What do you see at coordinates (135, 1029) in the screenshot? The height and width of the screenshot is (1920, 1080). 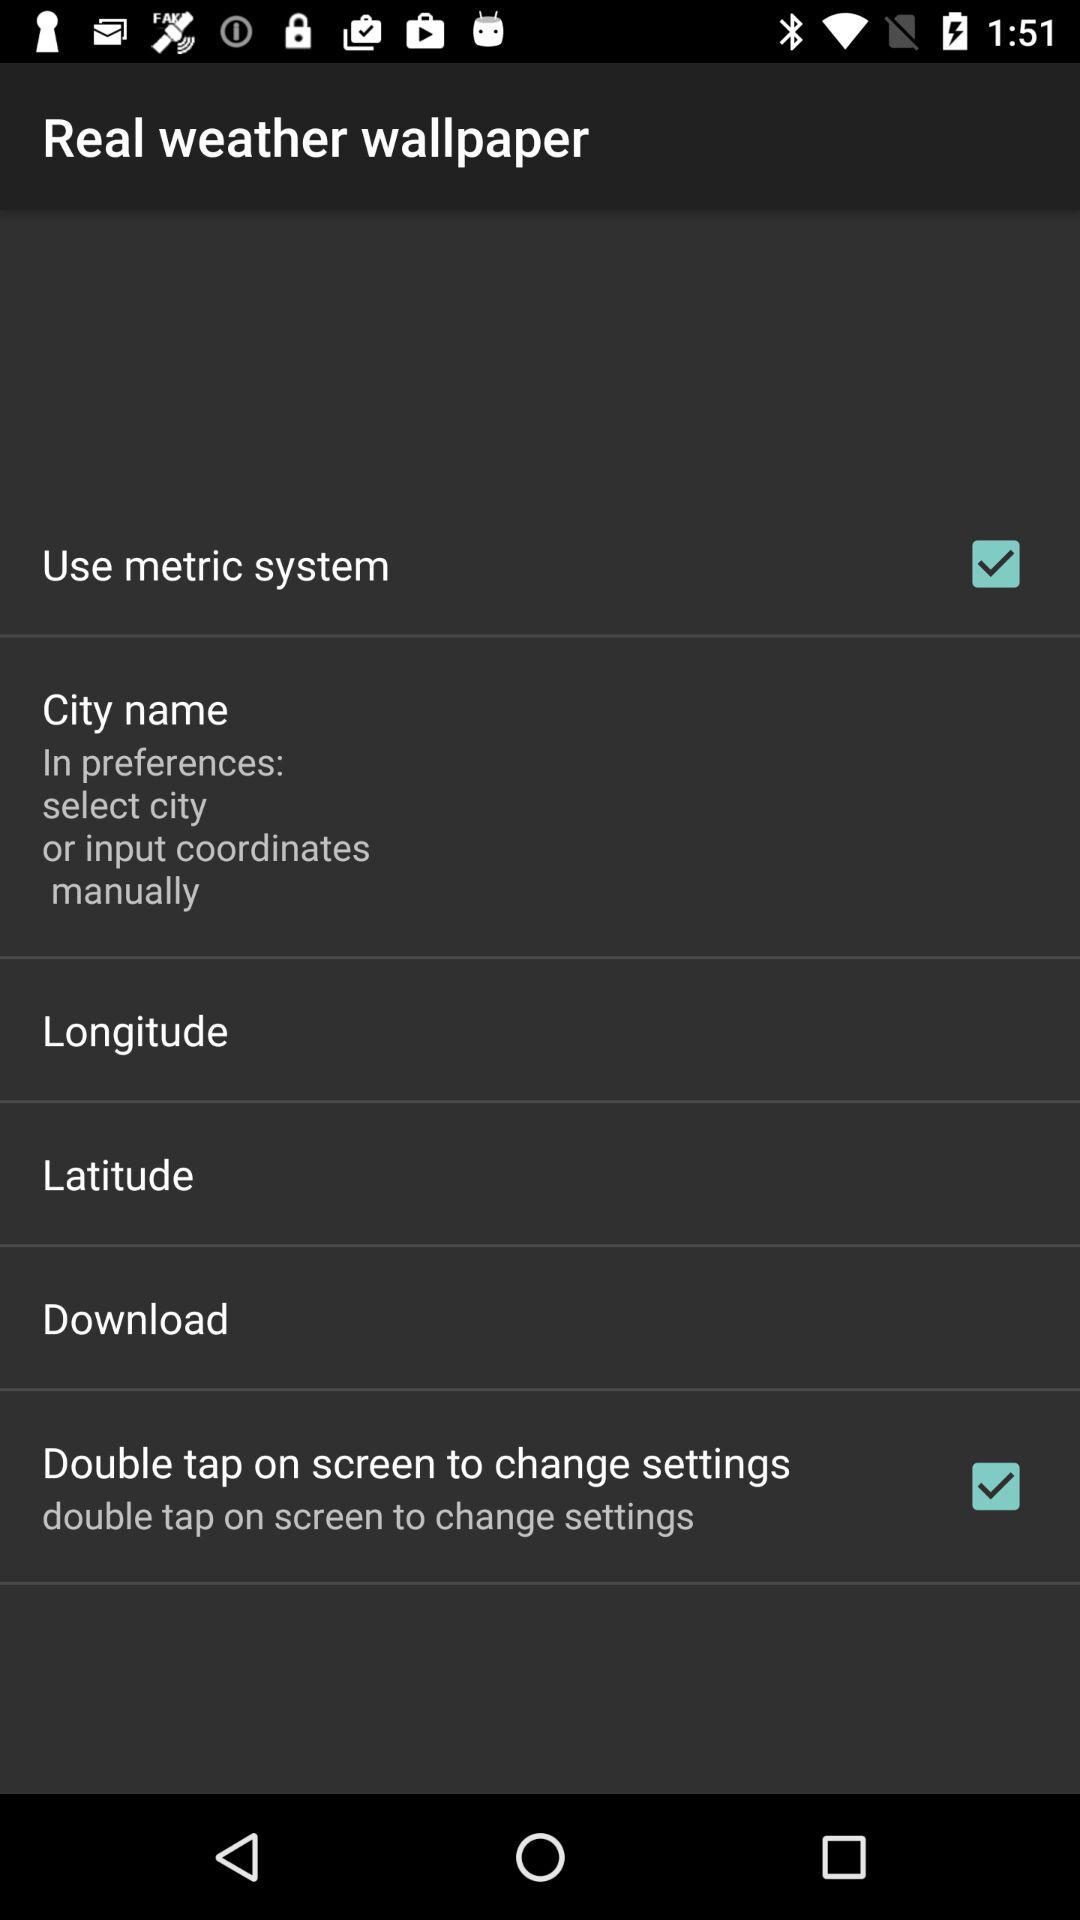 I see `longitude app` at bounding box center [135, 1029].